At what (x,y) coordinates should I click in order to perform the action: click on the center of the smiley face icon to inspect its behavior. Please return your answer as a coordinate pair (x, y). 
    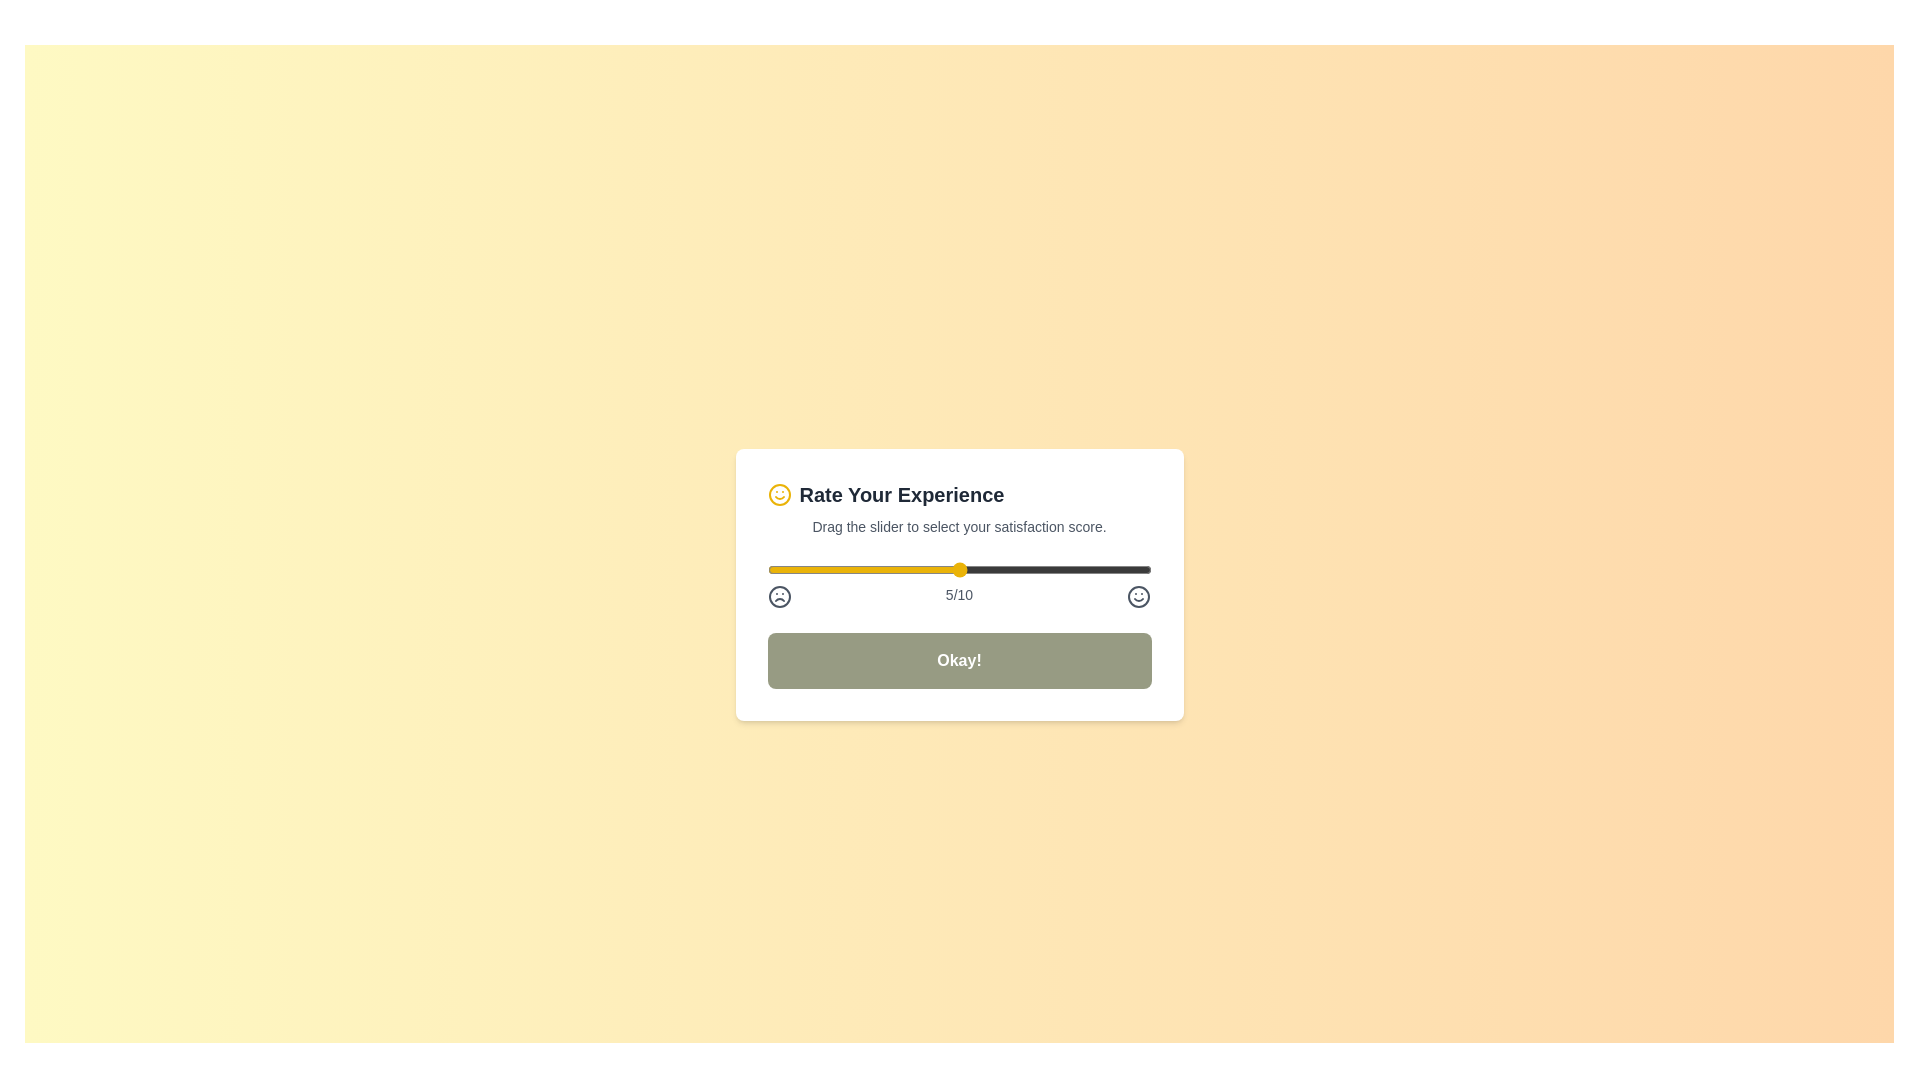
    Looking at the image, I should click on (778, 494).